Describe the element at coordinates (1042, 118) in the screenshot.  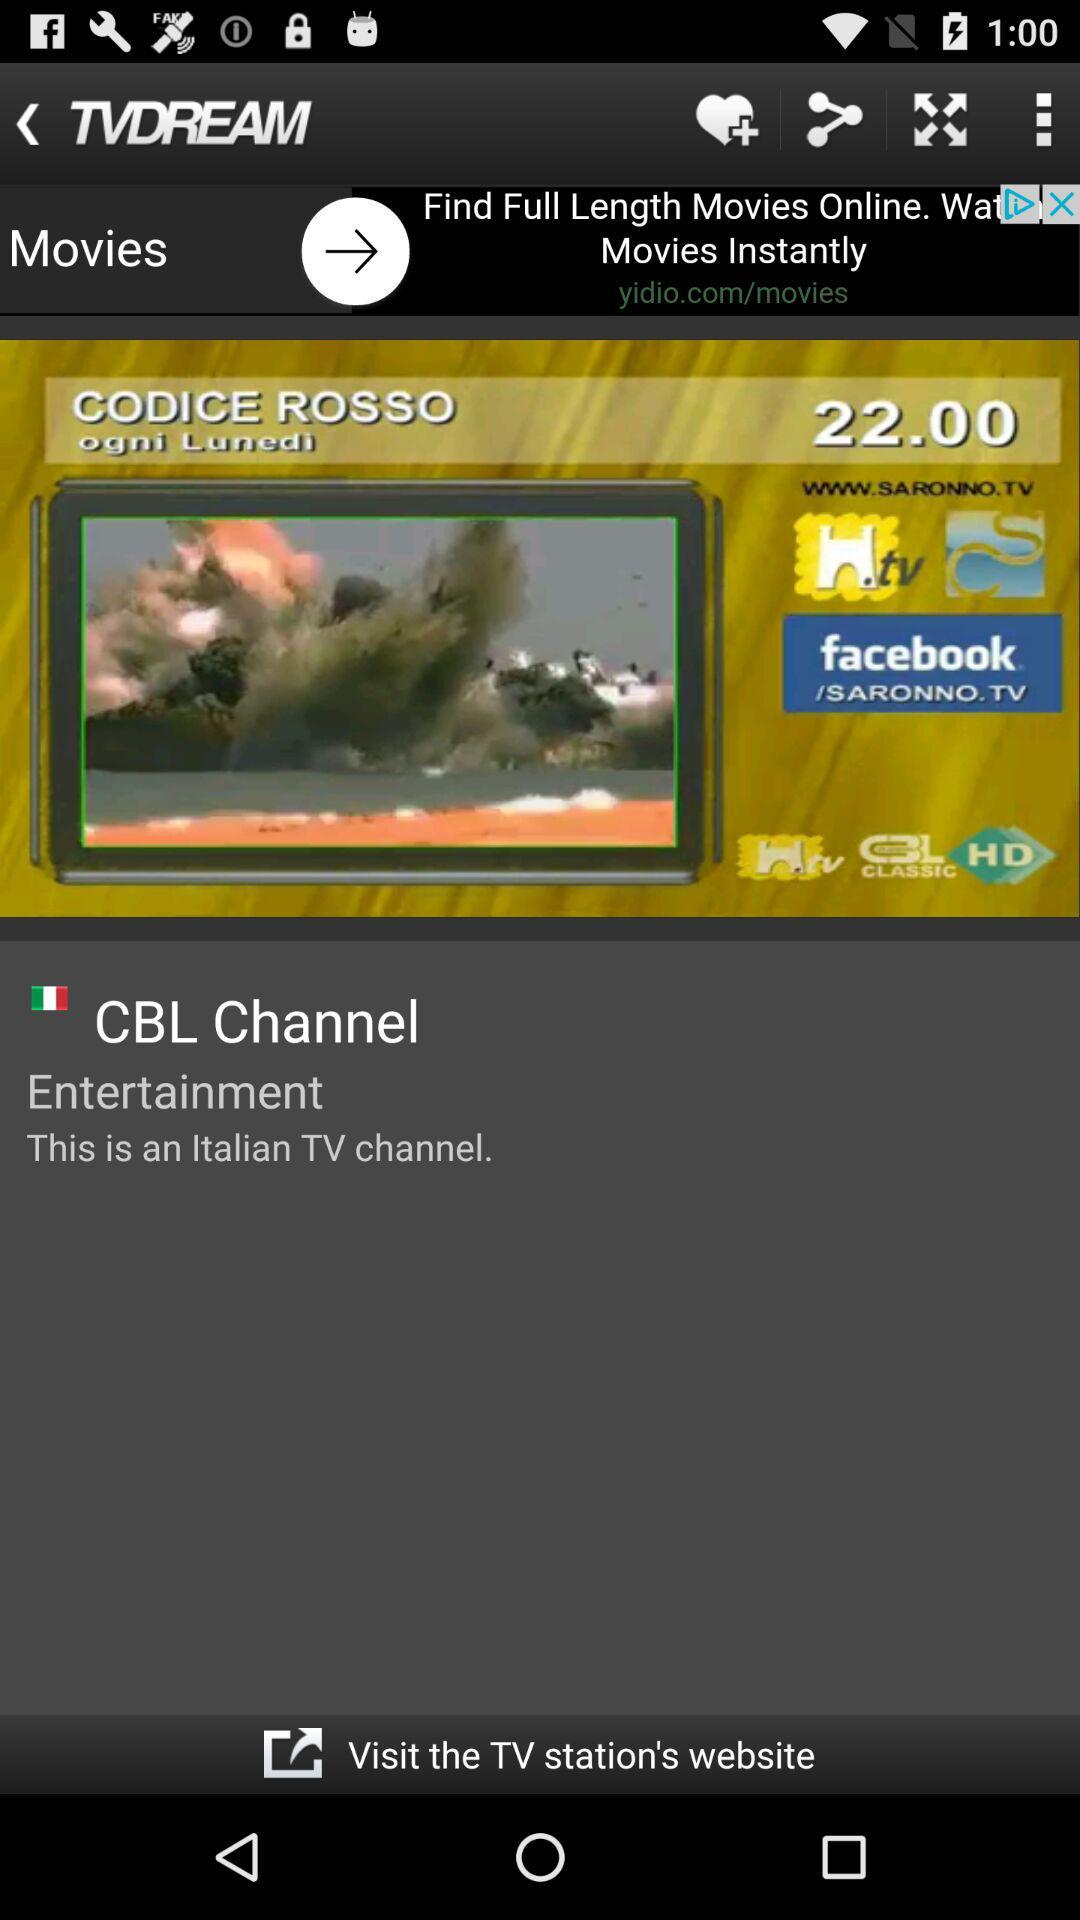
I see `over view the option` at that location.